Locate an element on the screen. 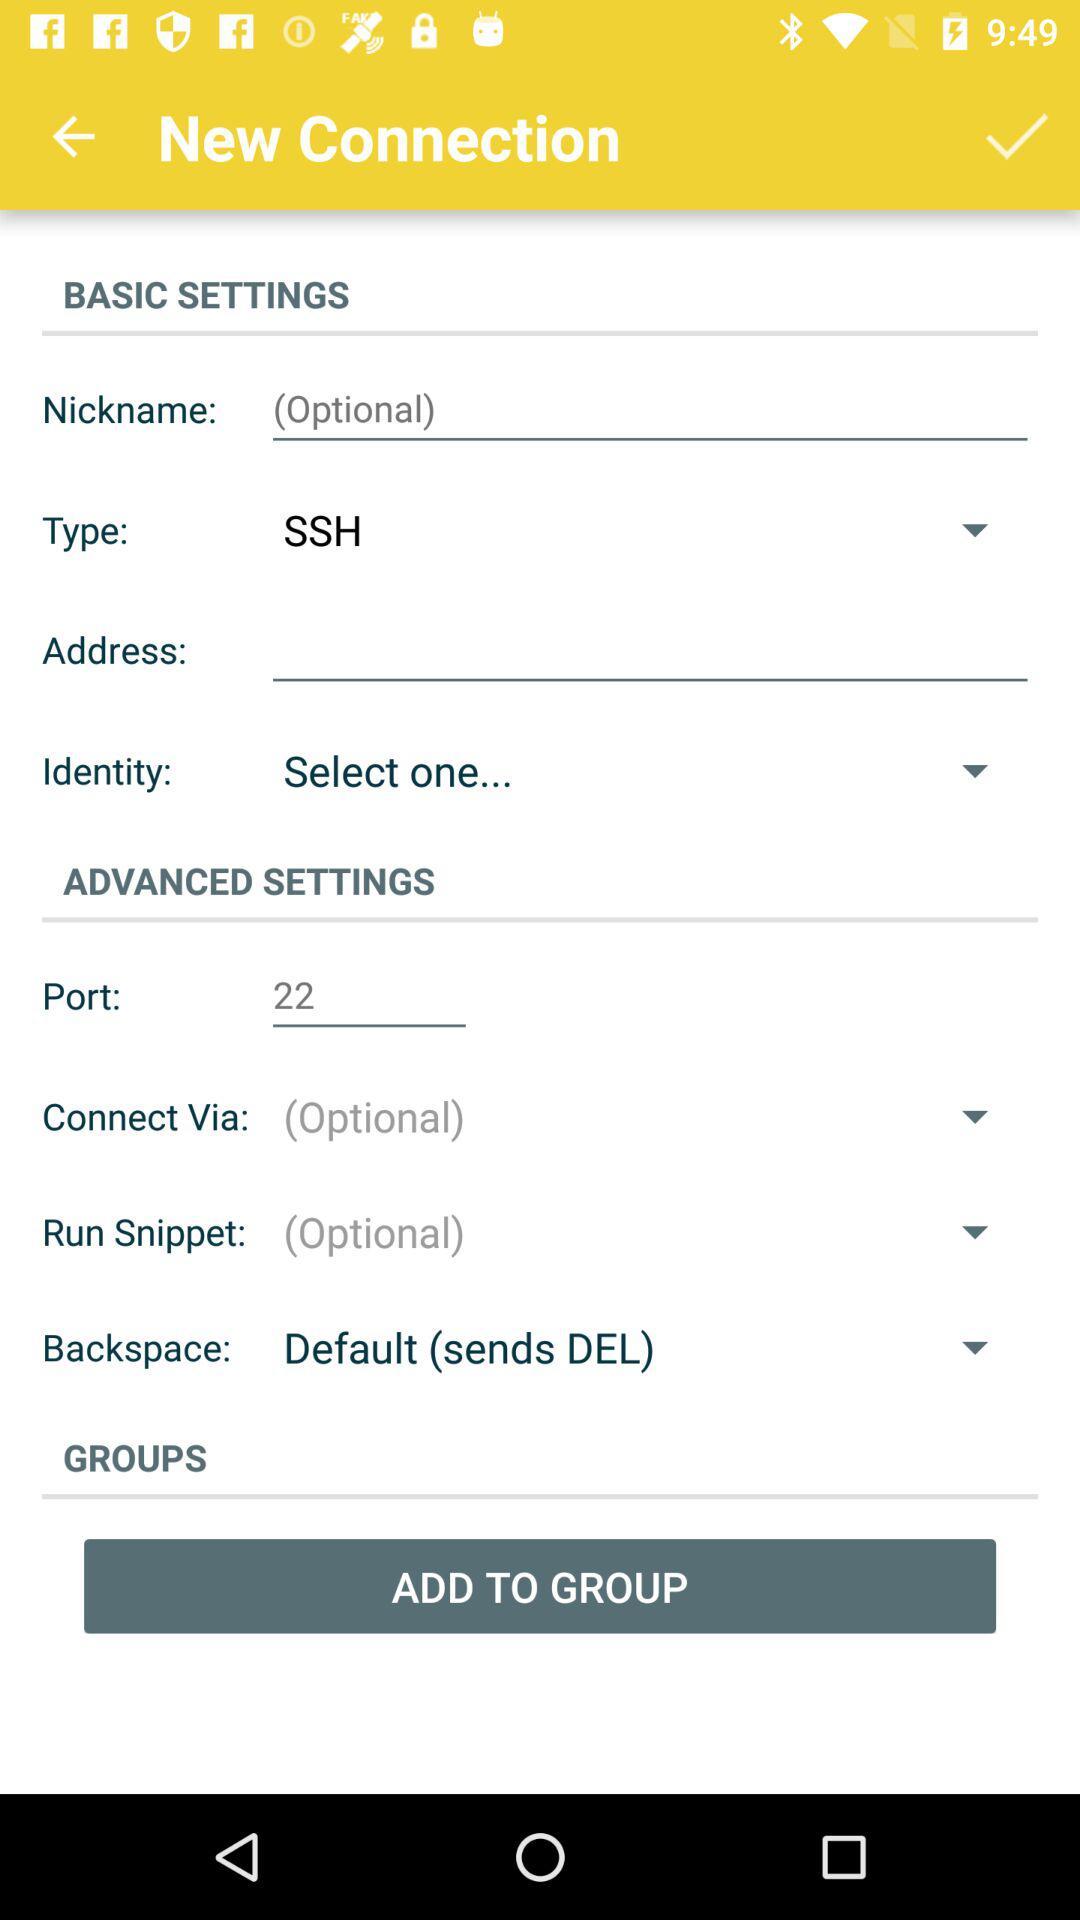 This screenshot has width=1080, height=1920. type in box is located at coordinates (650, 408).